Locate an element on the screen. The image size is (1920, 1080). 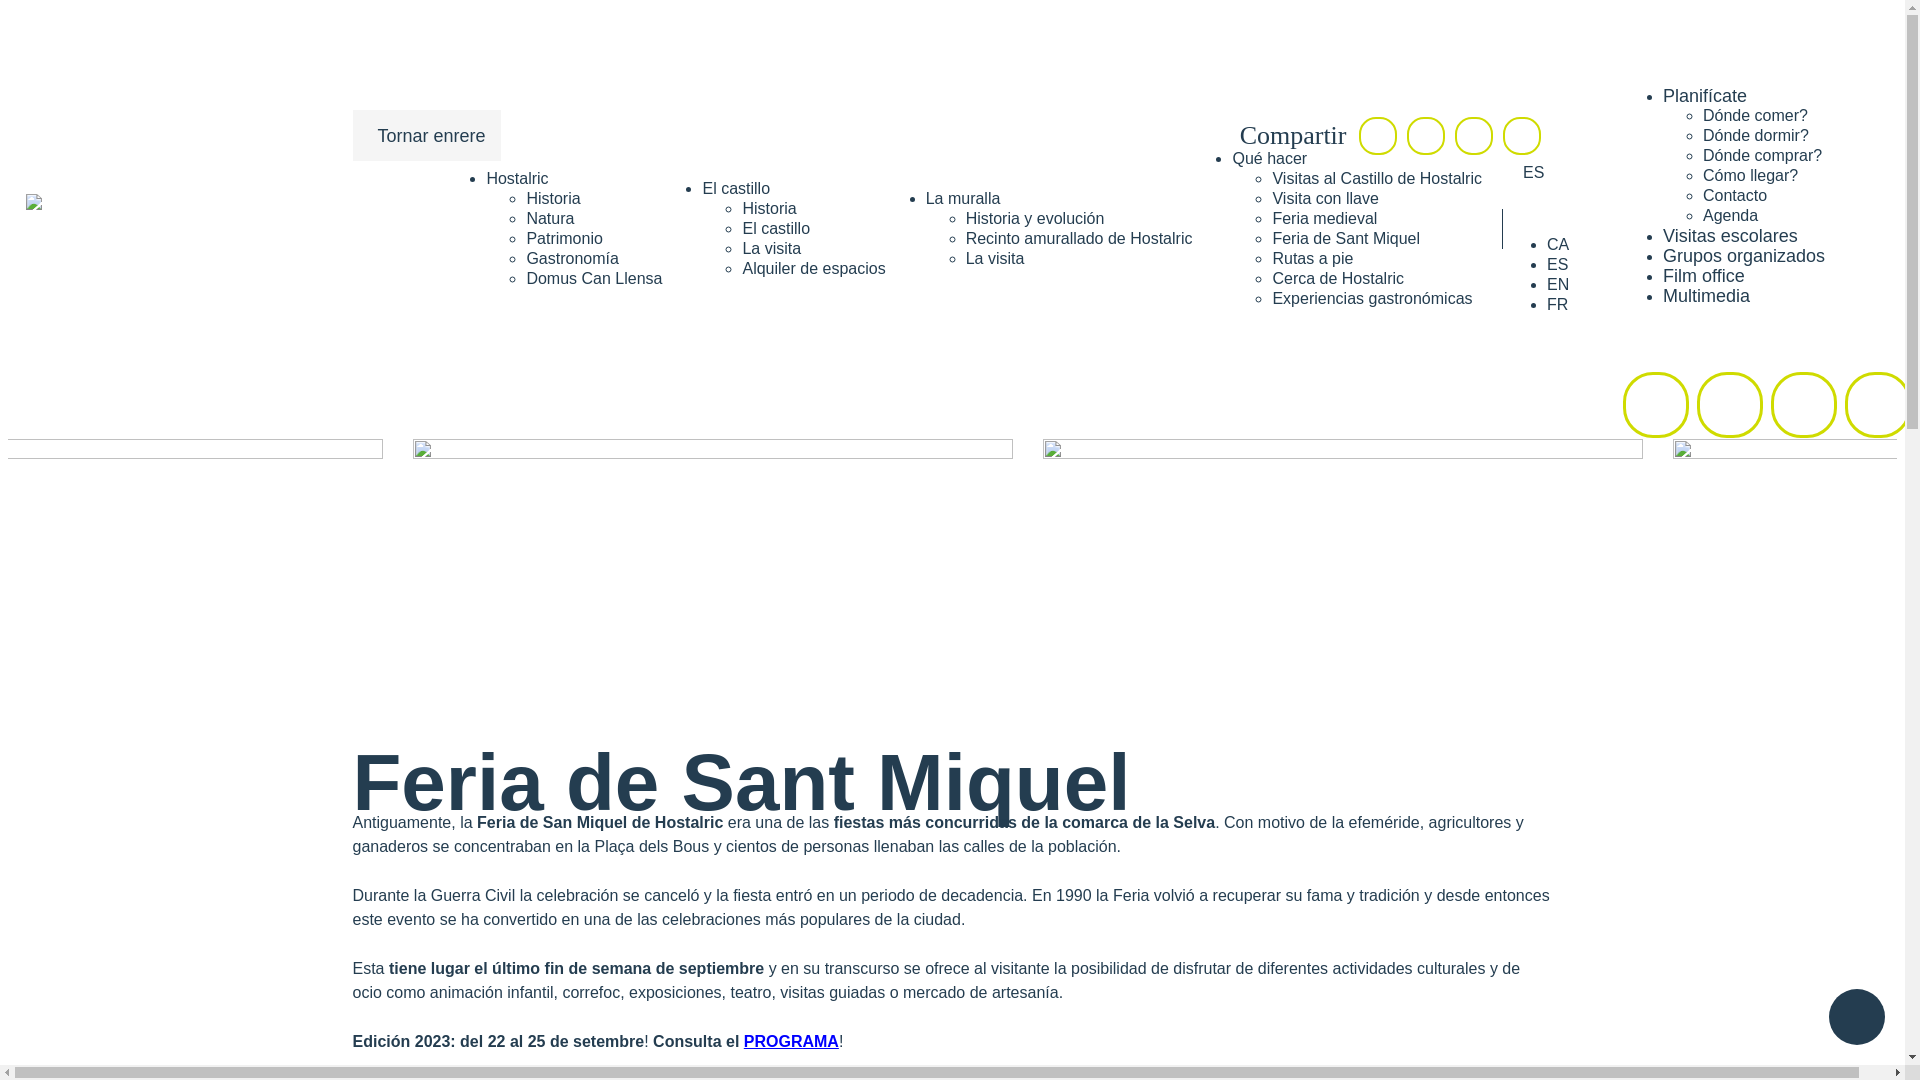
'FR' is located at coordinates (1556, 304).